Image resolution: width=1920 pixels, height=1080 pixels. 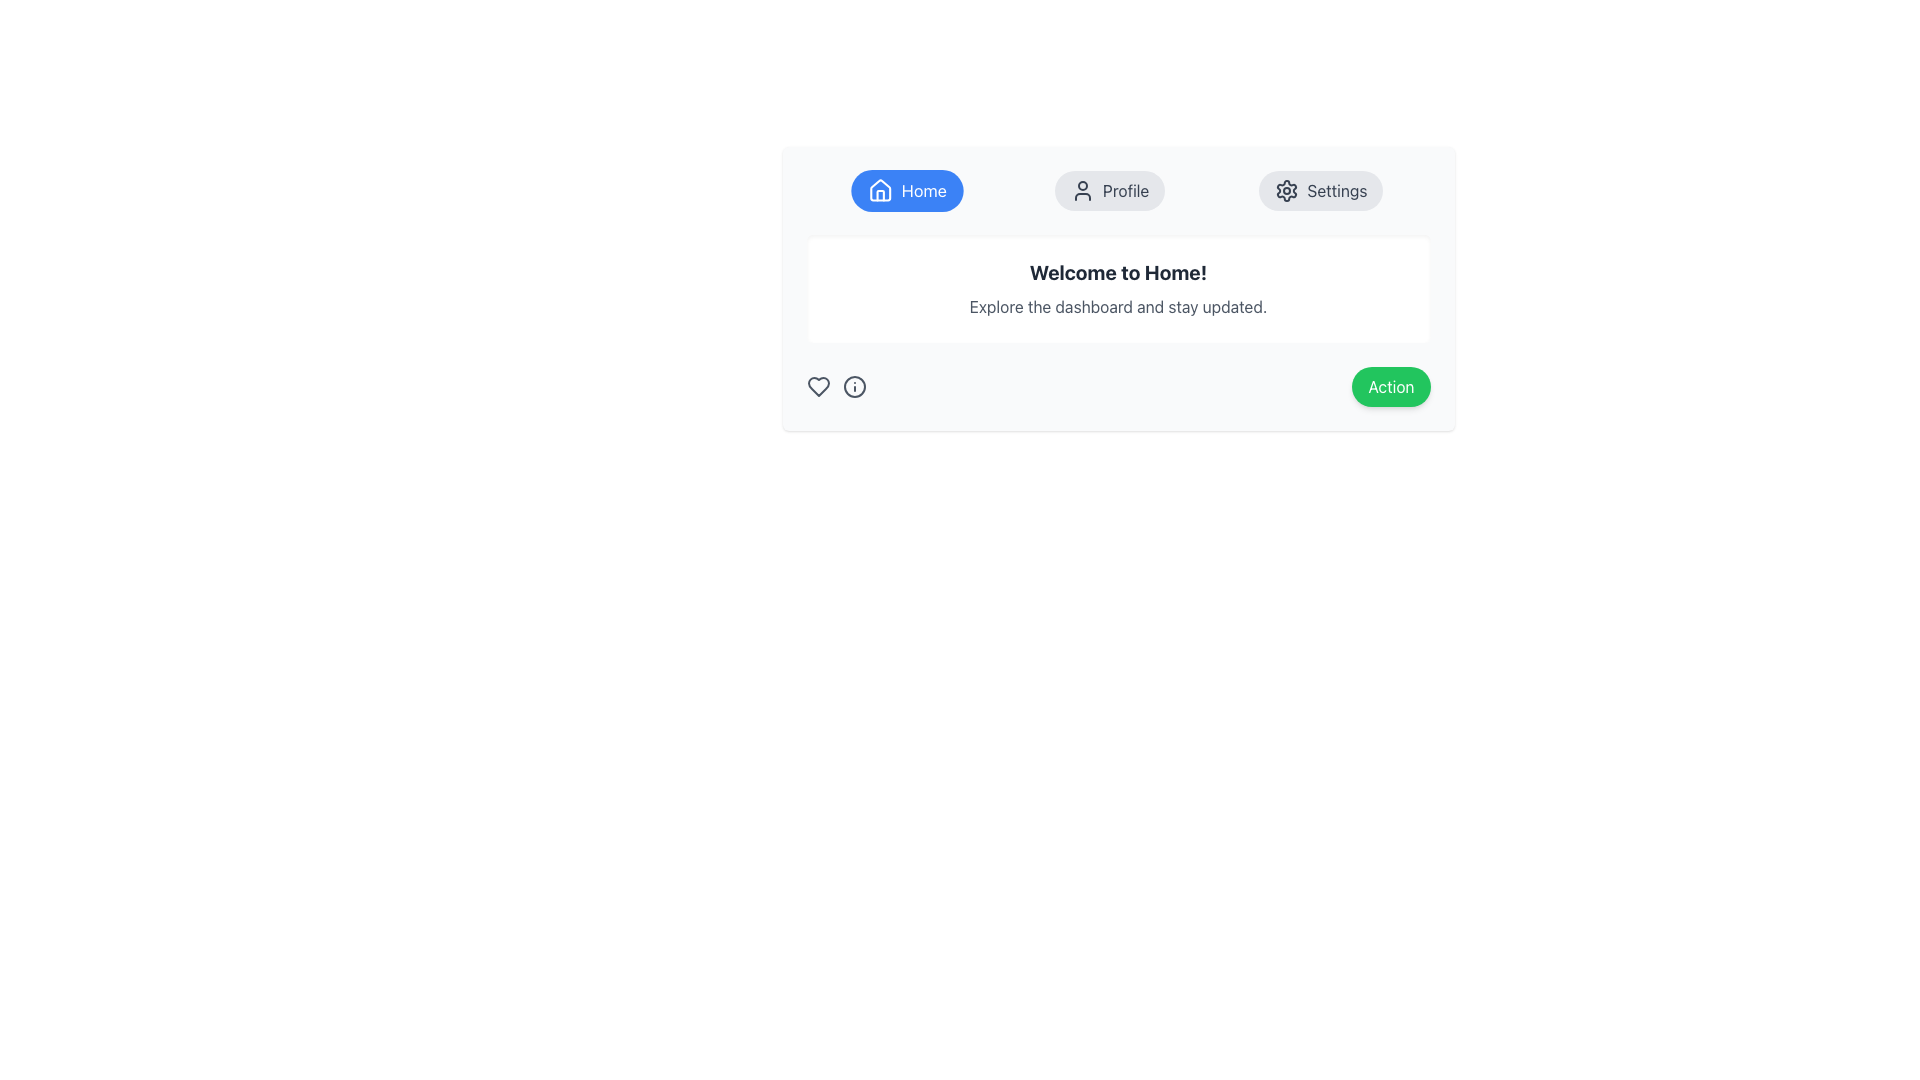 I want to click on the 'favorite' or 'like' icon located at the bottom-left corner of the white rectangular card, which is the first symbol in a horizontal group of icons, so click(x=818, y=386).